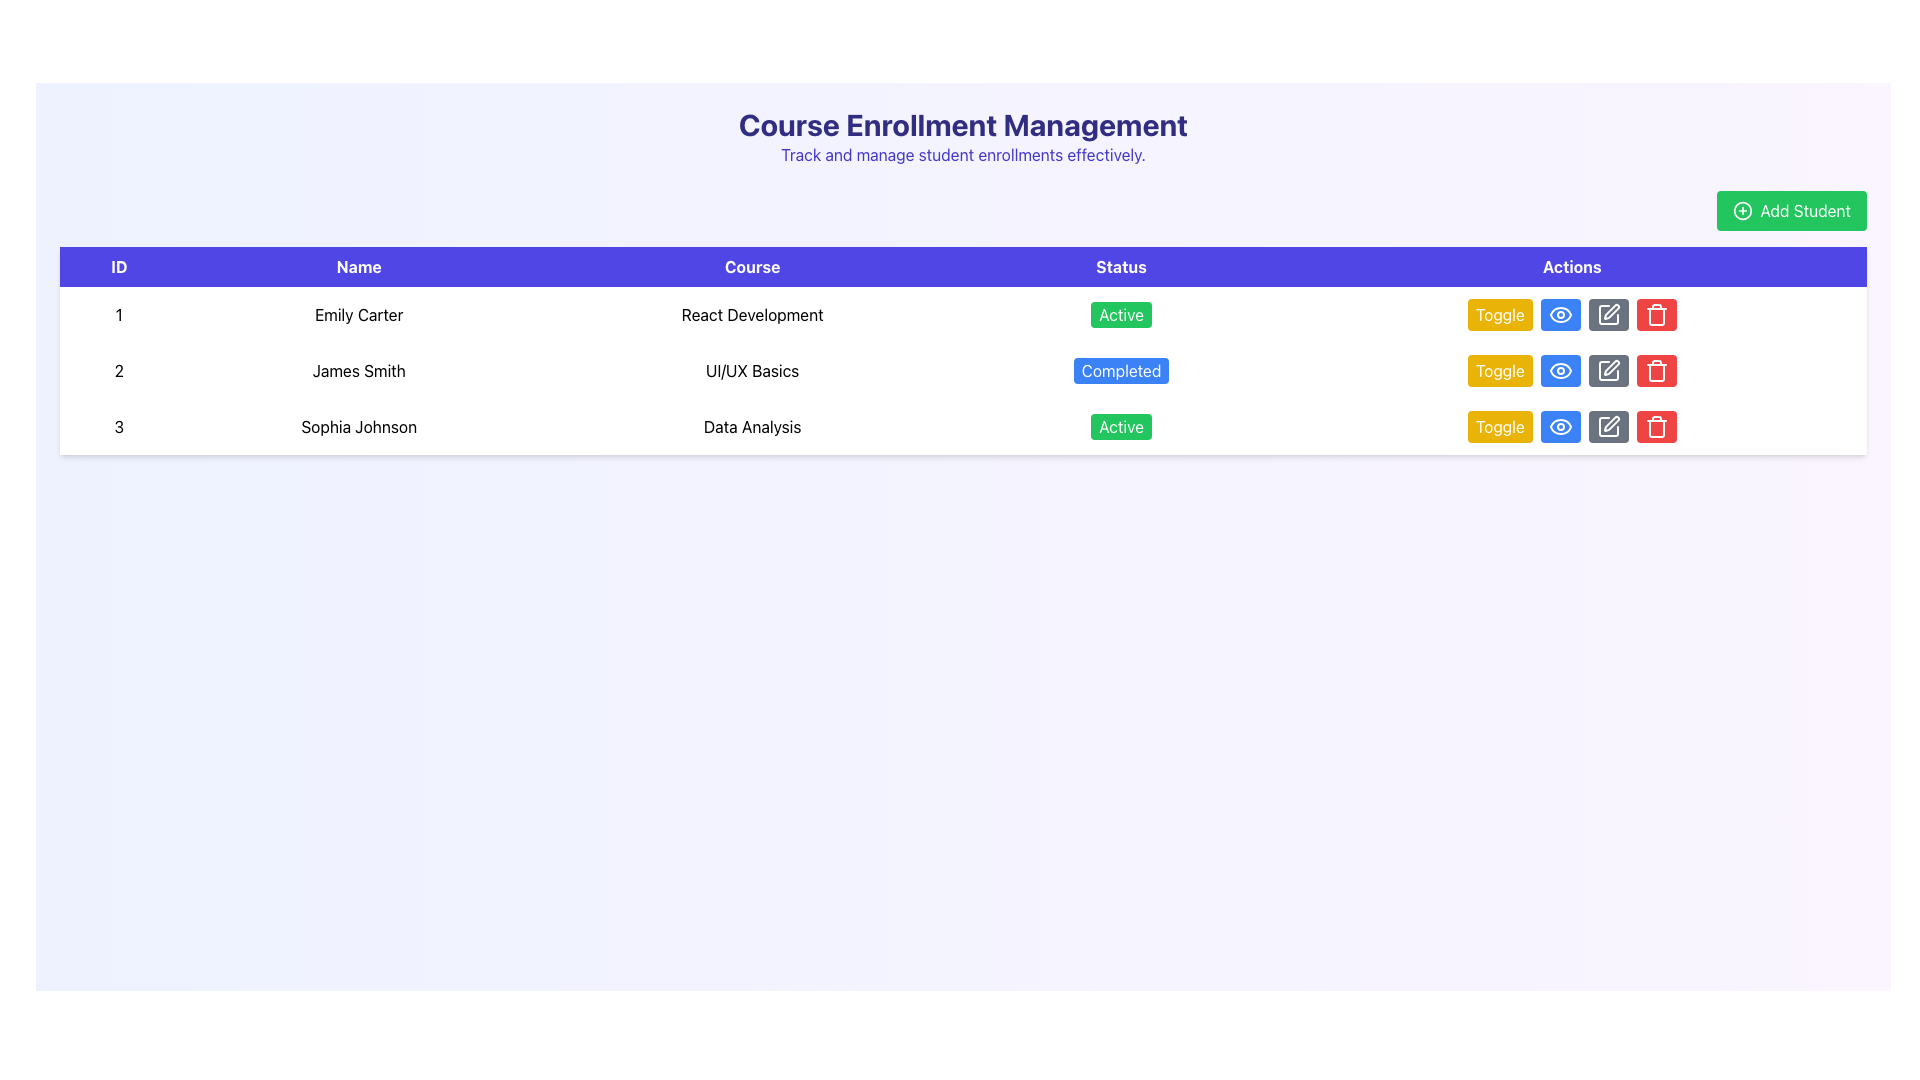 The height and width of the screenshot is (1080, 1920). I want to click on the trash bin icon with a red background in the Actions column of the last row of the table, so click(1656, 426).